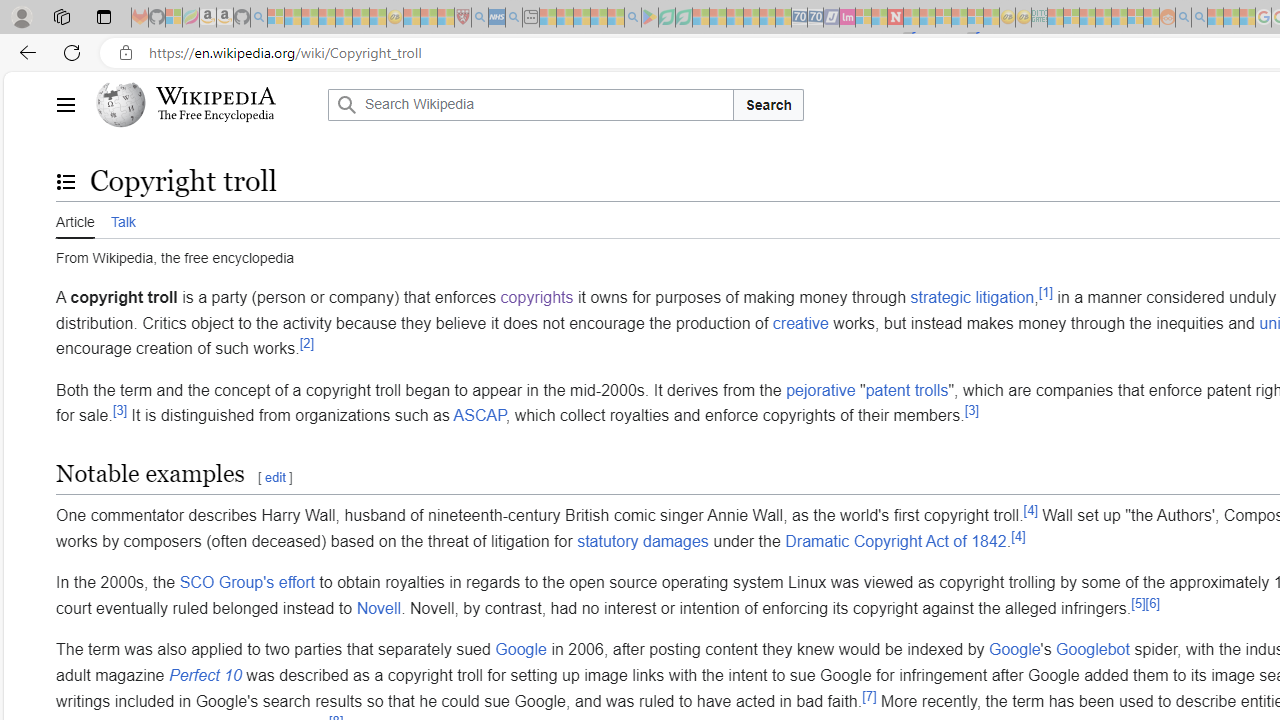 The width and height of the screenshot is (1280, 720). I want to click on 'ASCAP', so click(478, 414).